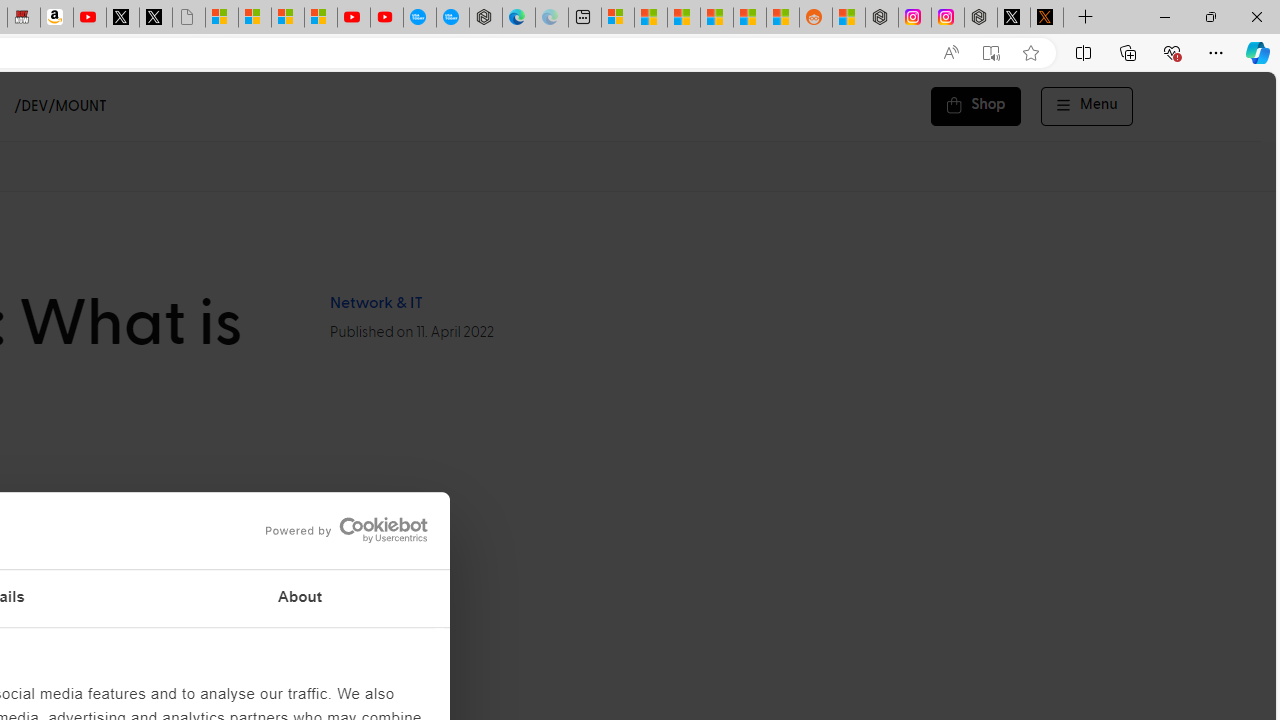  I want to click on 'Enter Immersive Reader (F9)', so click(991, 52).